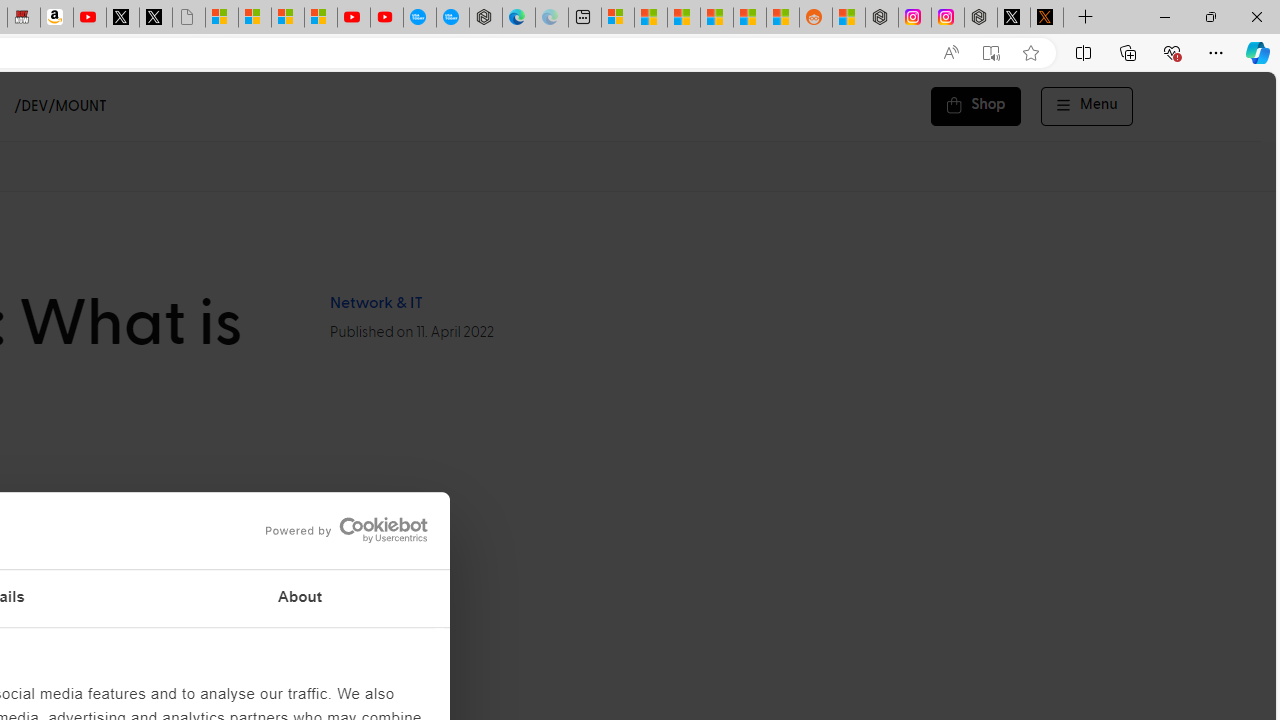  I want to click on 'Enter Immersive Reader (F9)', so click(991, 52).